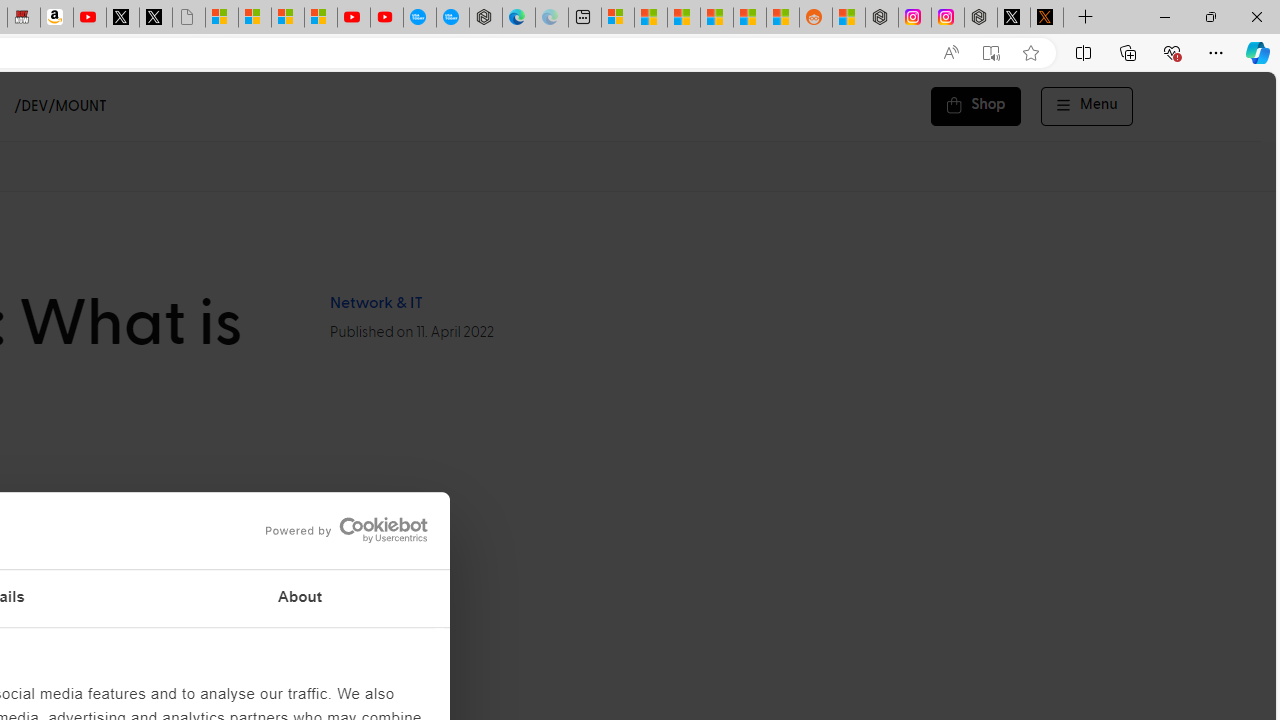  I want to click on 'Enter Immersive Reader (F9)', so click(991, 52).